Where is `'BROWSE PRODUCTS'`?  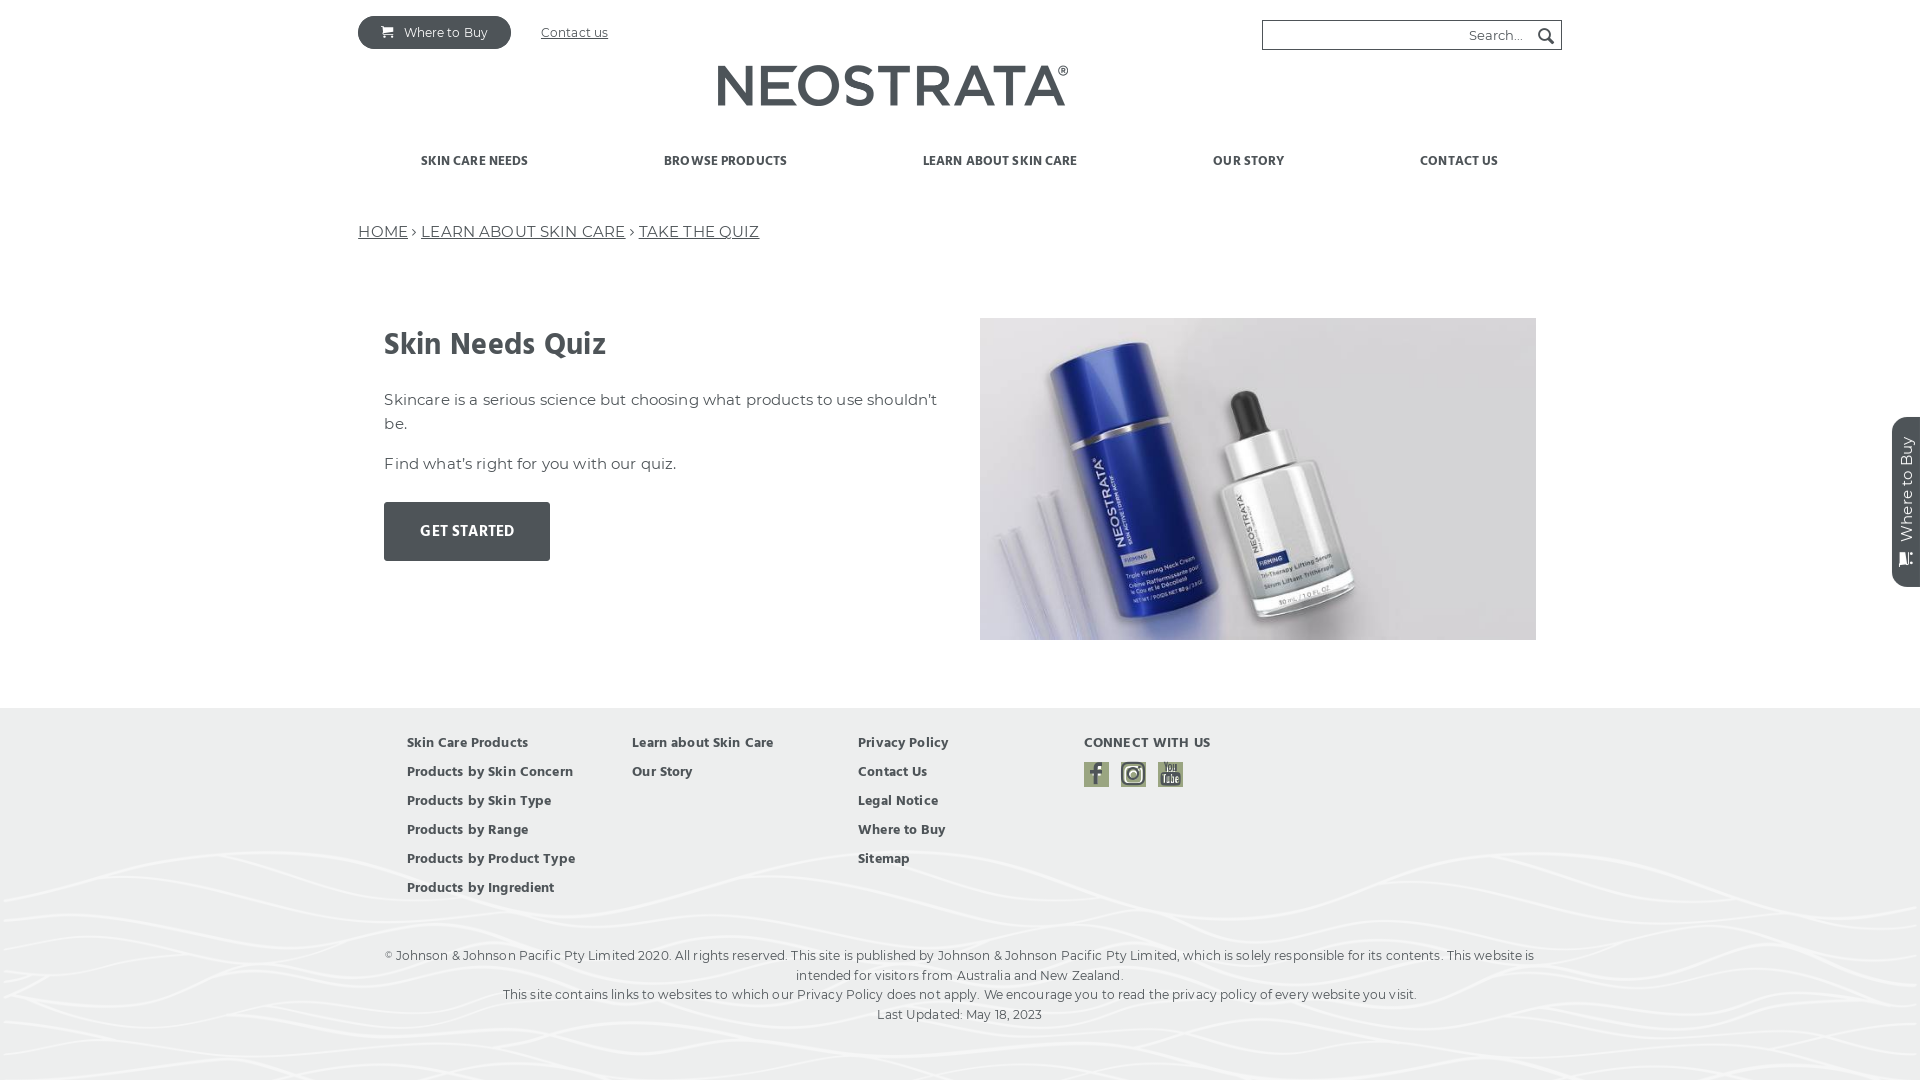 'BROWSE PRODUCTS' is located at coordinates (724, 171).